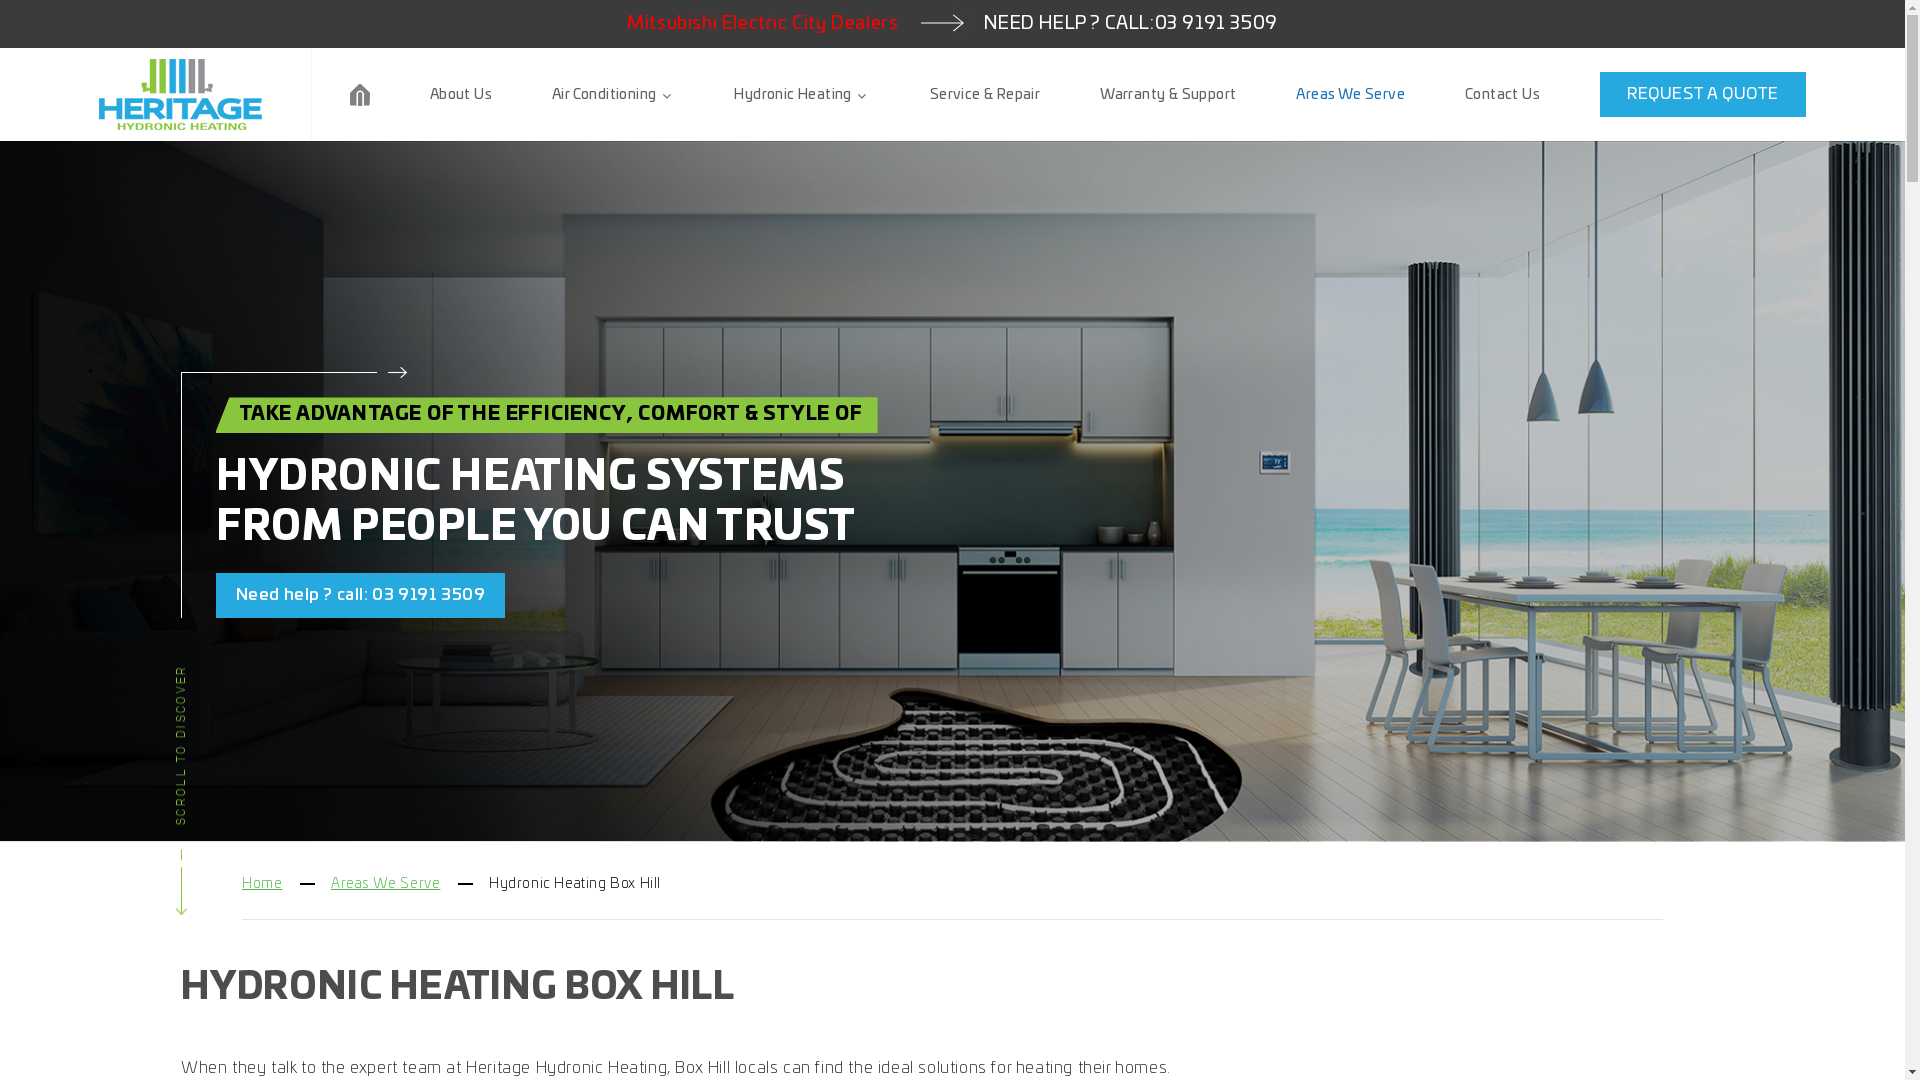 This screenshot has width=1920, height=1080. What do you see at coordinates (1502, 94) in the screenshot?
I see `'Contact Us'` at bounding box center [1502, 94].